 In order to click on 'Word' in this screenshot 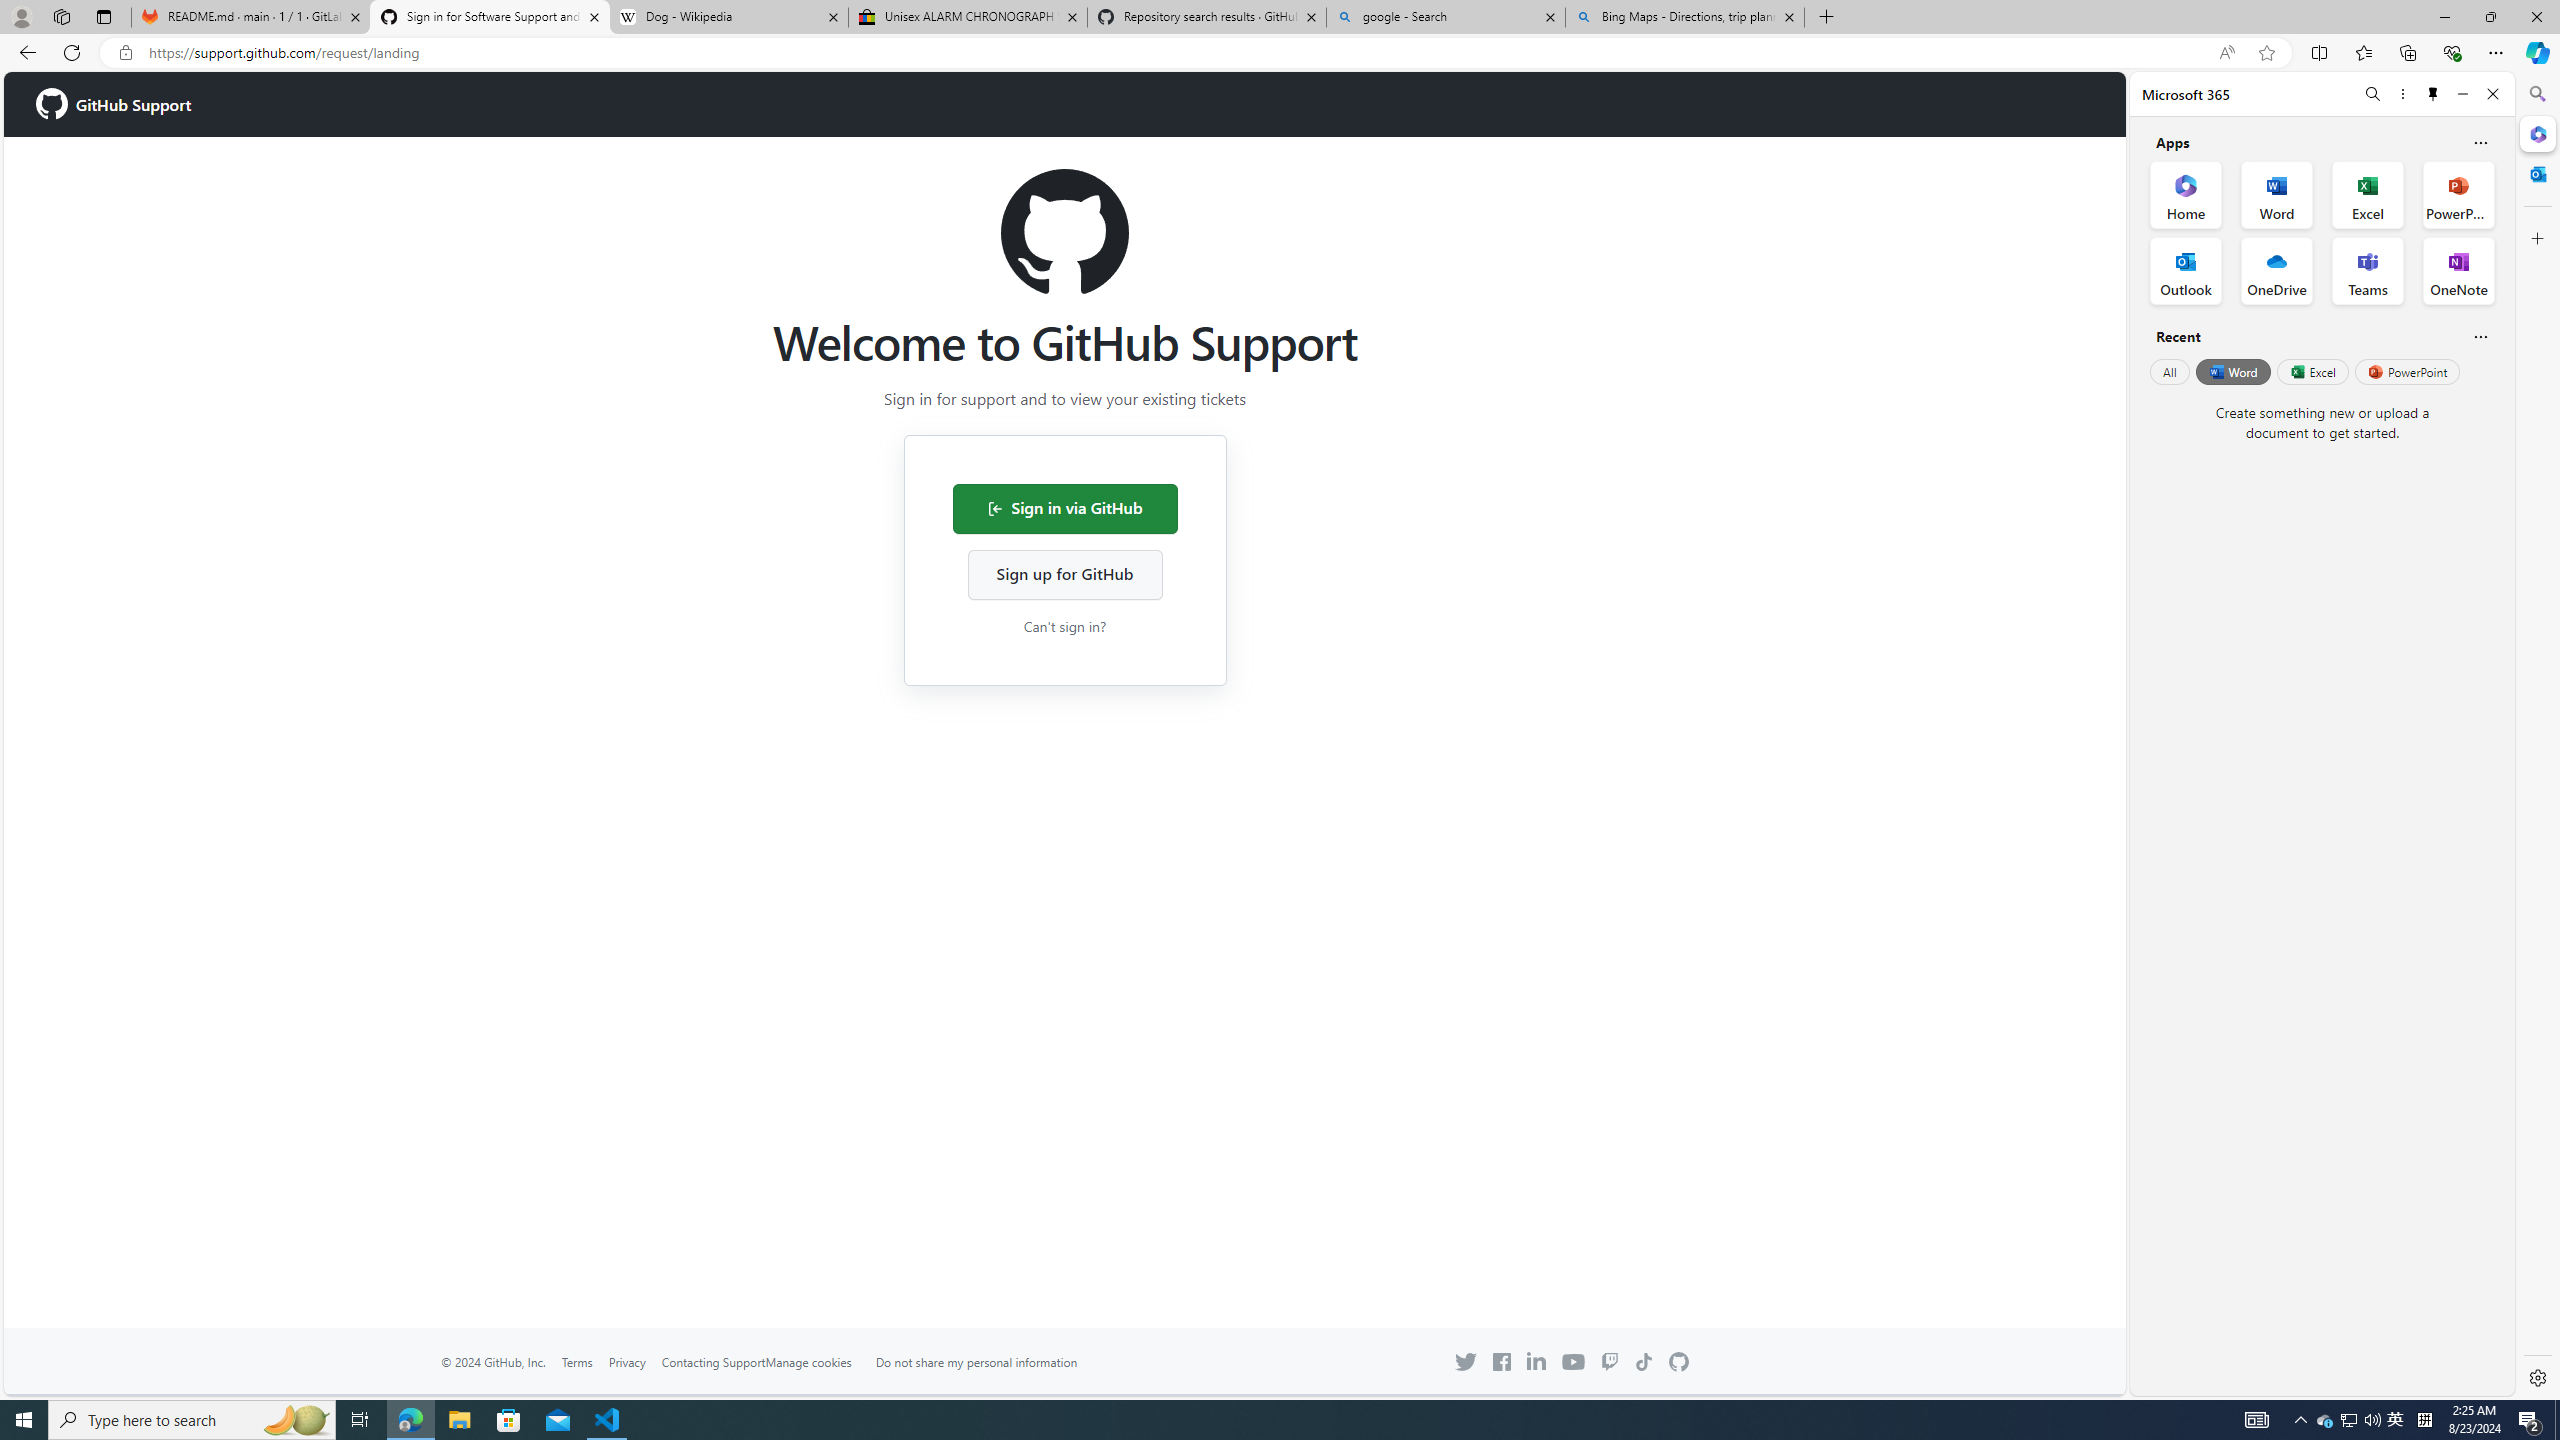, I will do `click(2231, 371)`.